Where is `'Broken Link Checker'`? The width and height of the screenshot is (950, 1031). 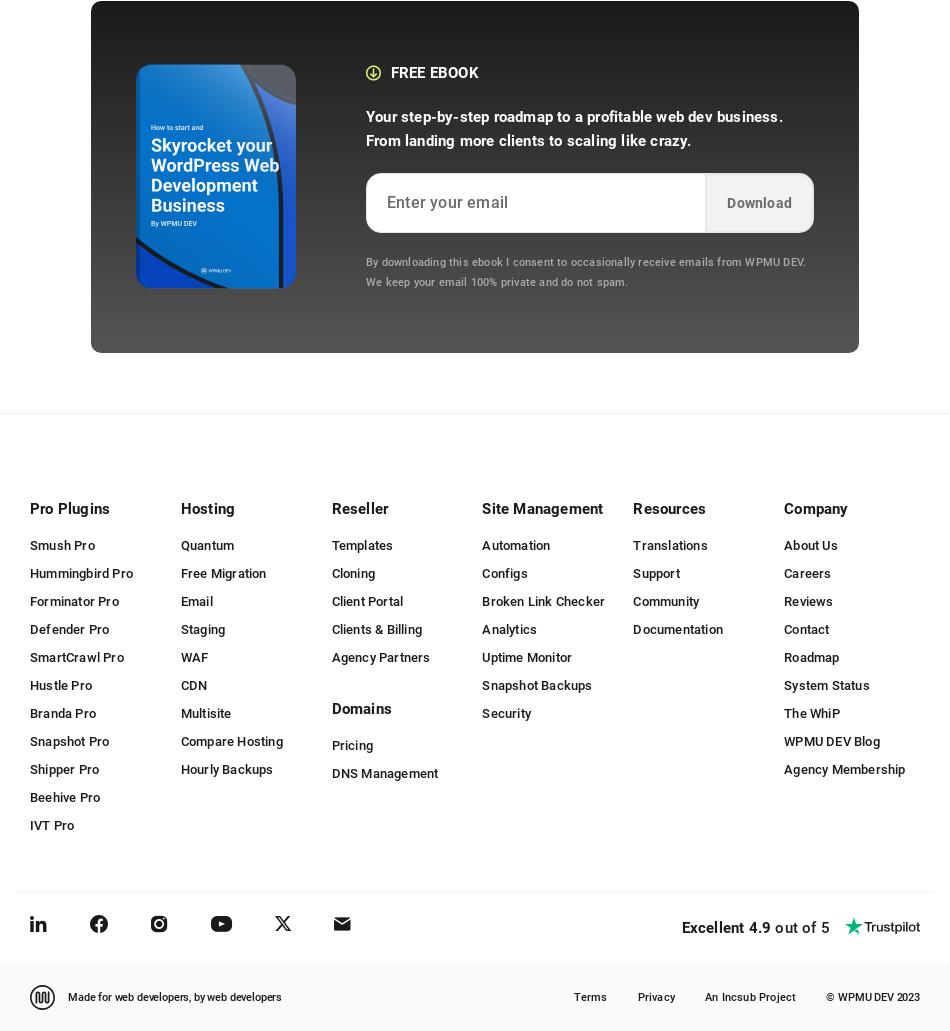
'Broken Link Checker' is located at coordinates (543, 599).